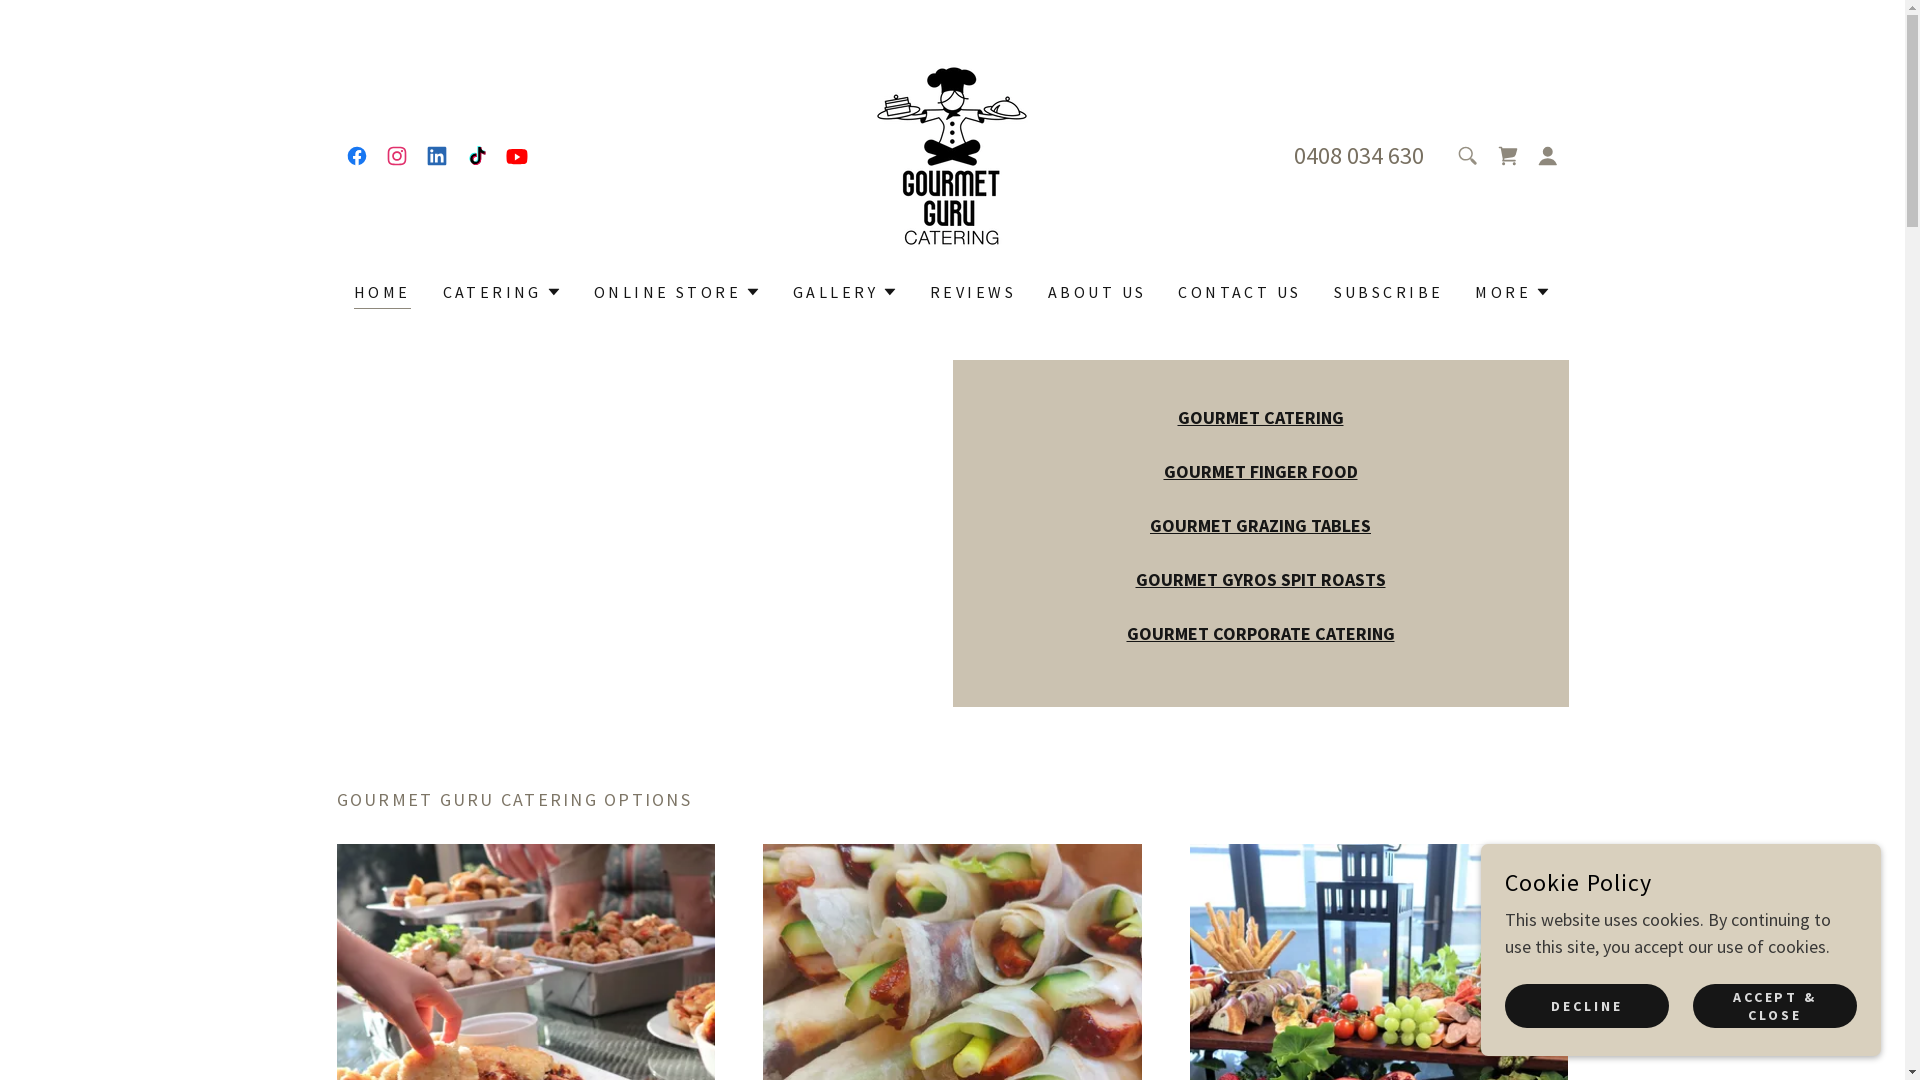 The width and height of the screenshot is (1920, 1080). What do you see at coordinates (502, 292) in the screenshot?
I see `'CATERING'` at bounding box center [502, 292].